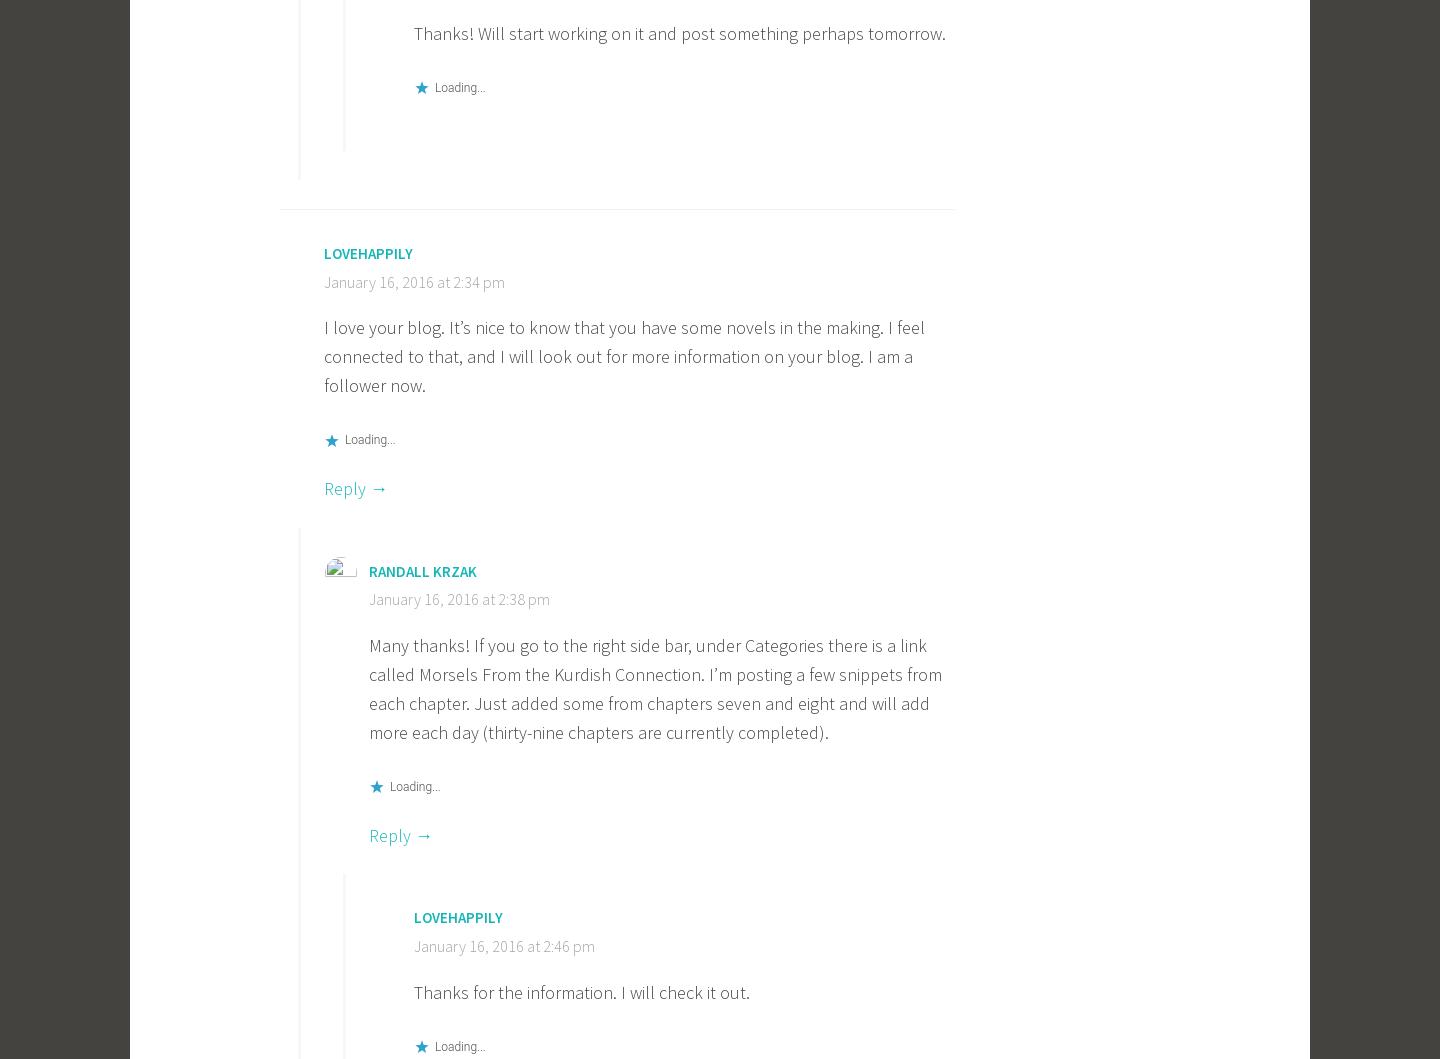 Image resolution: width=1440 pixels, height=1059 pixels. Describe the element at coordinates (679, 32) in the screenshot. I see `'Thanks!  Will start working on it and post something perhaps tomorrow.'` at that location.